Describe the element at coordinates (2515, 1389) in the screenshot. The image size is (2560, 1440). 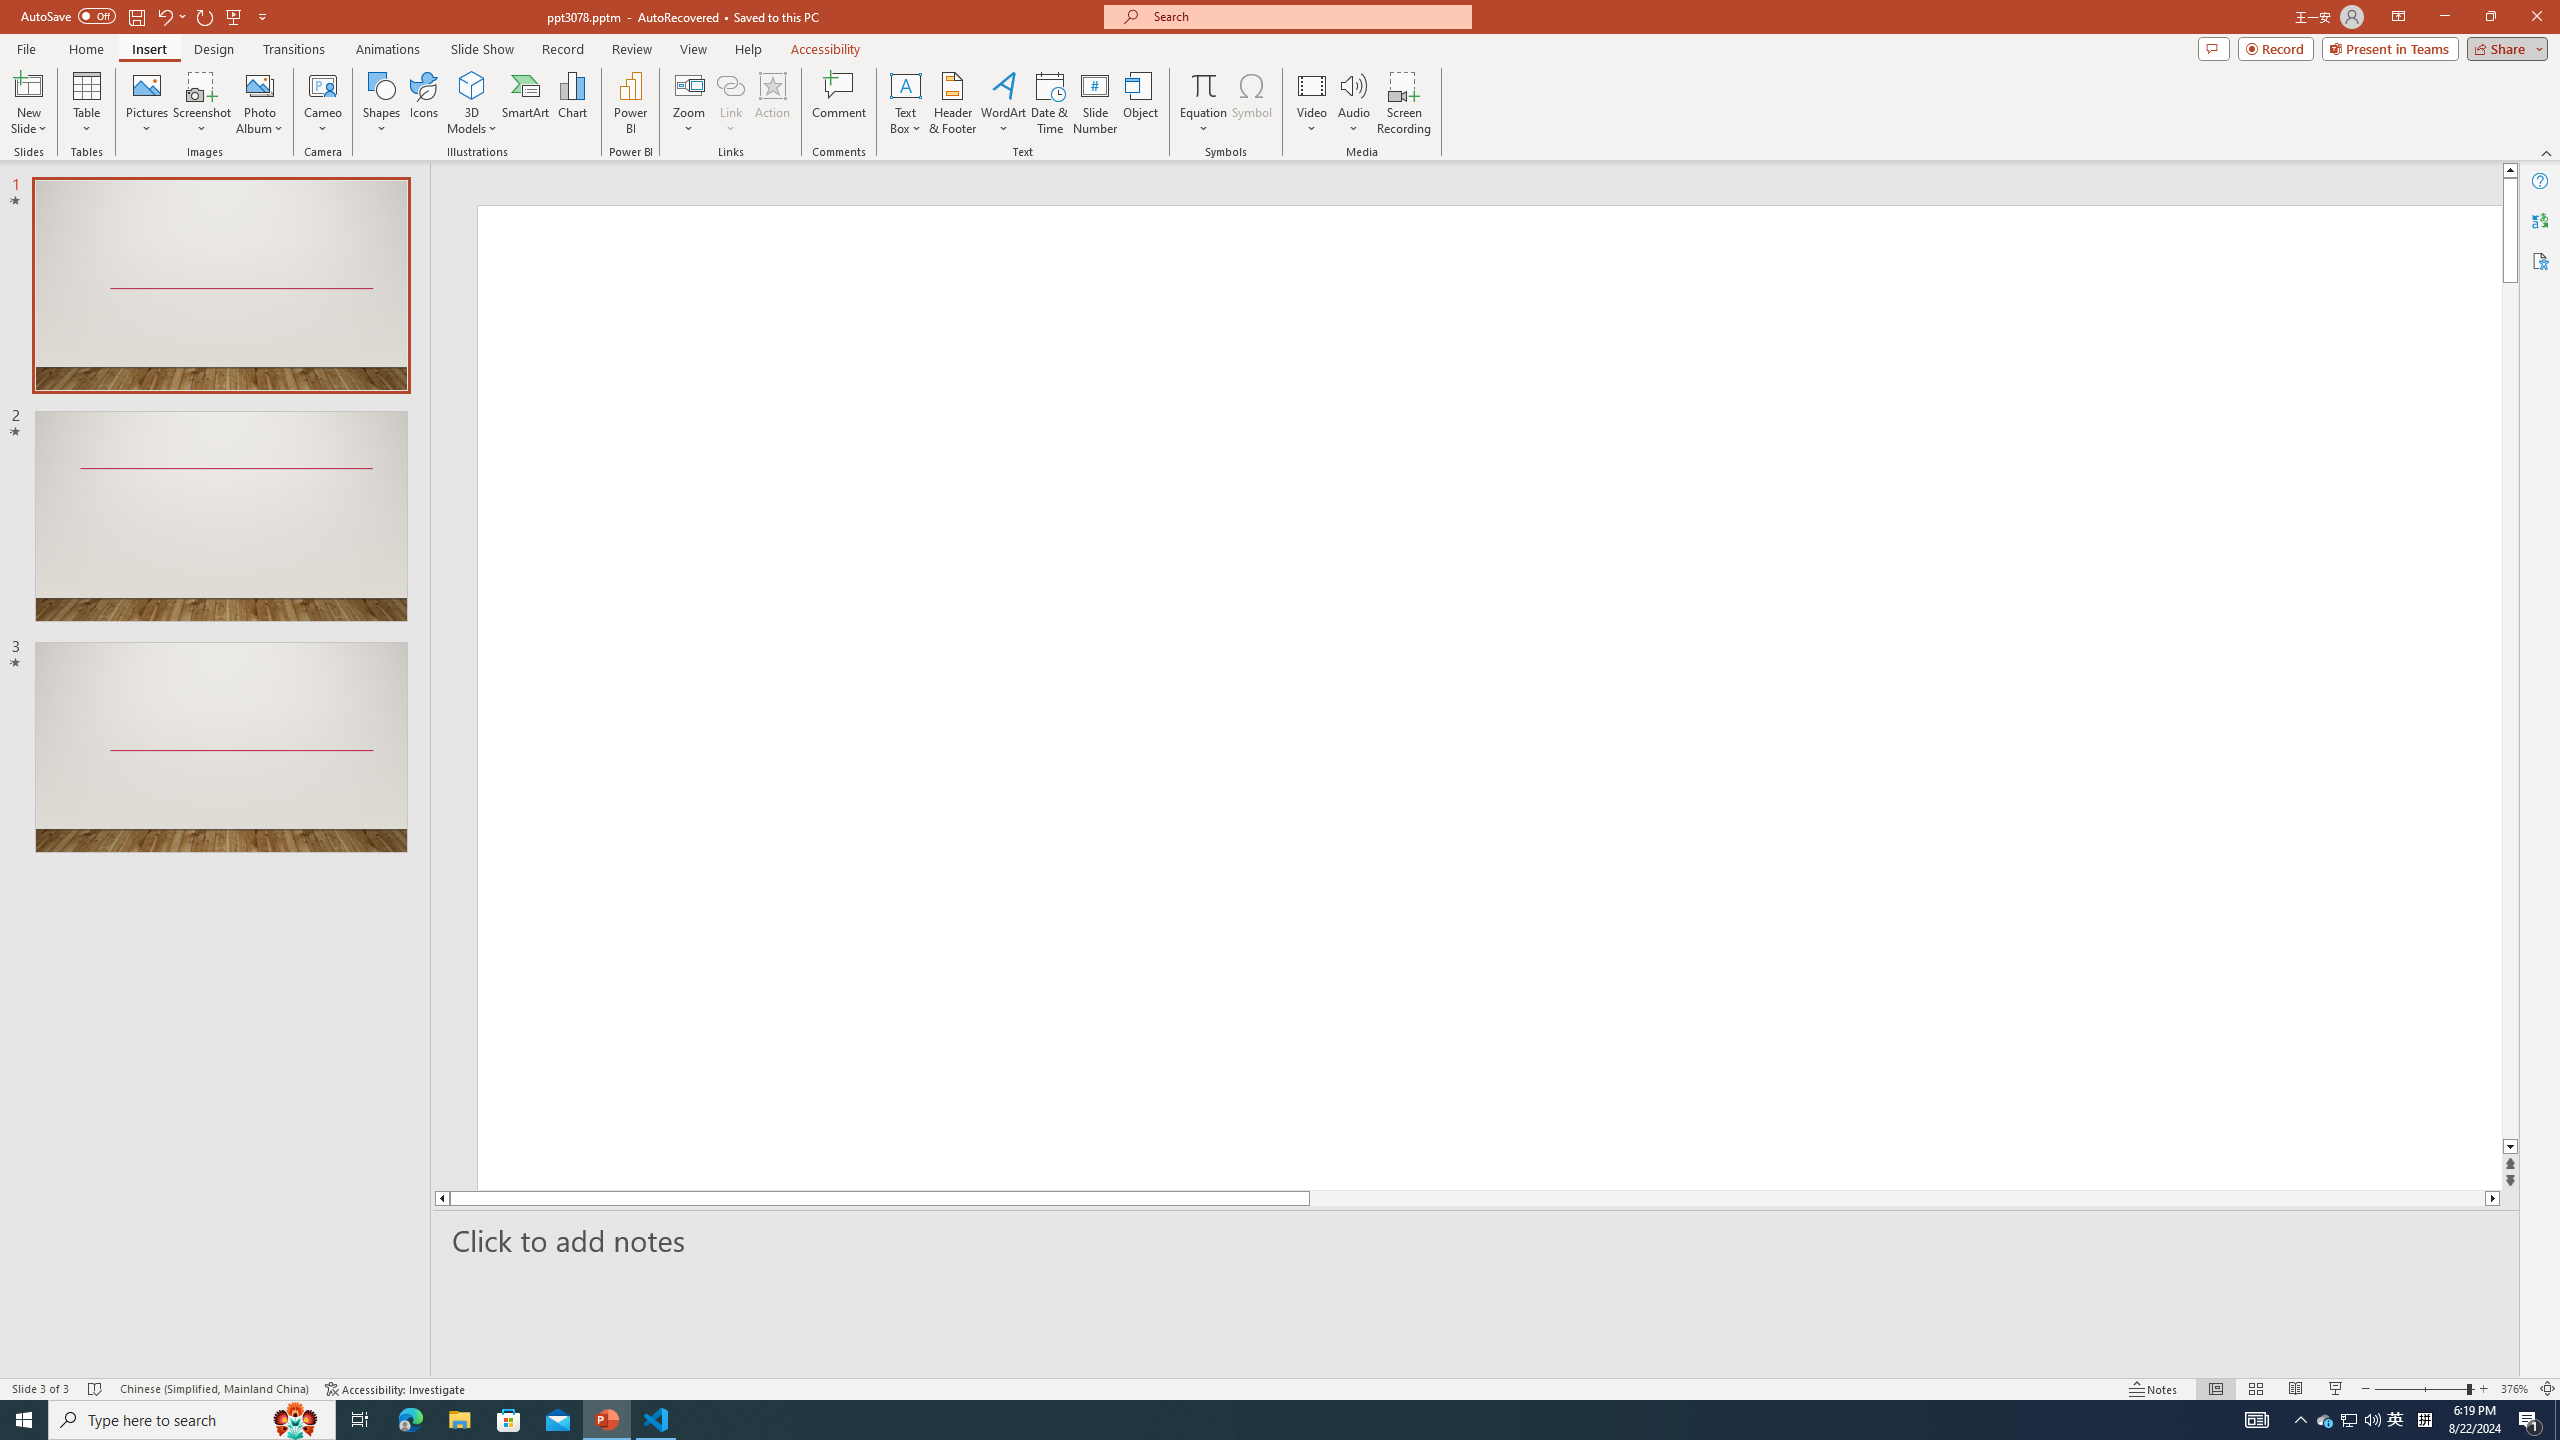
I see `'Zoom 376%'` at that location.